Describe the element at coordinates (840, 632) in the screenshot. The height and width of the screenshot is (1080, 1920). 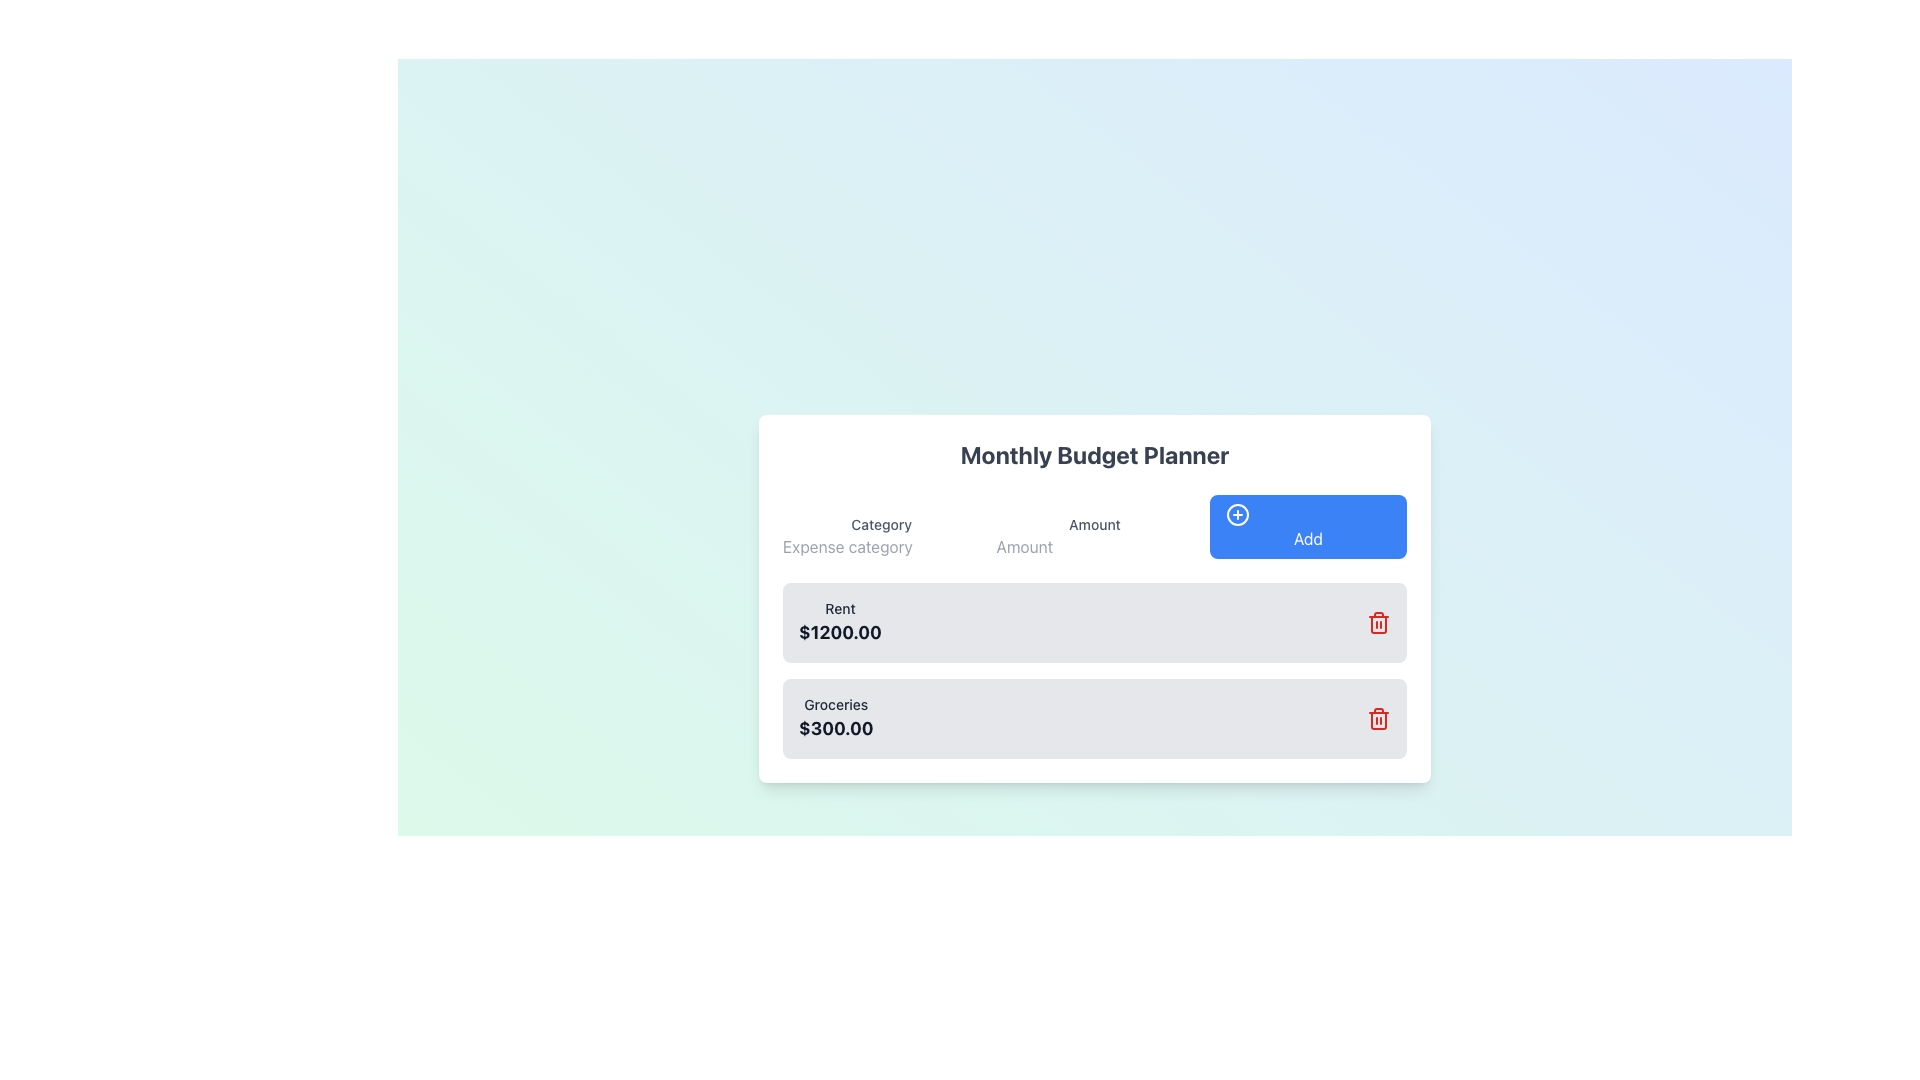
I see `the text label displaying the monetary value '$1200.00', which is styled in bold dark gray and positioned below the 'Rent' label` at that location.